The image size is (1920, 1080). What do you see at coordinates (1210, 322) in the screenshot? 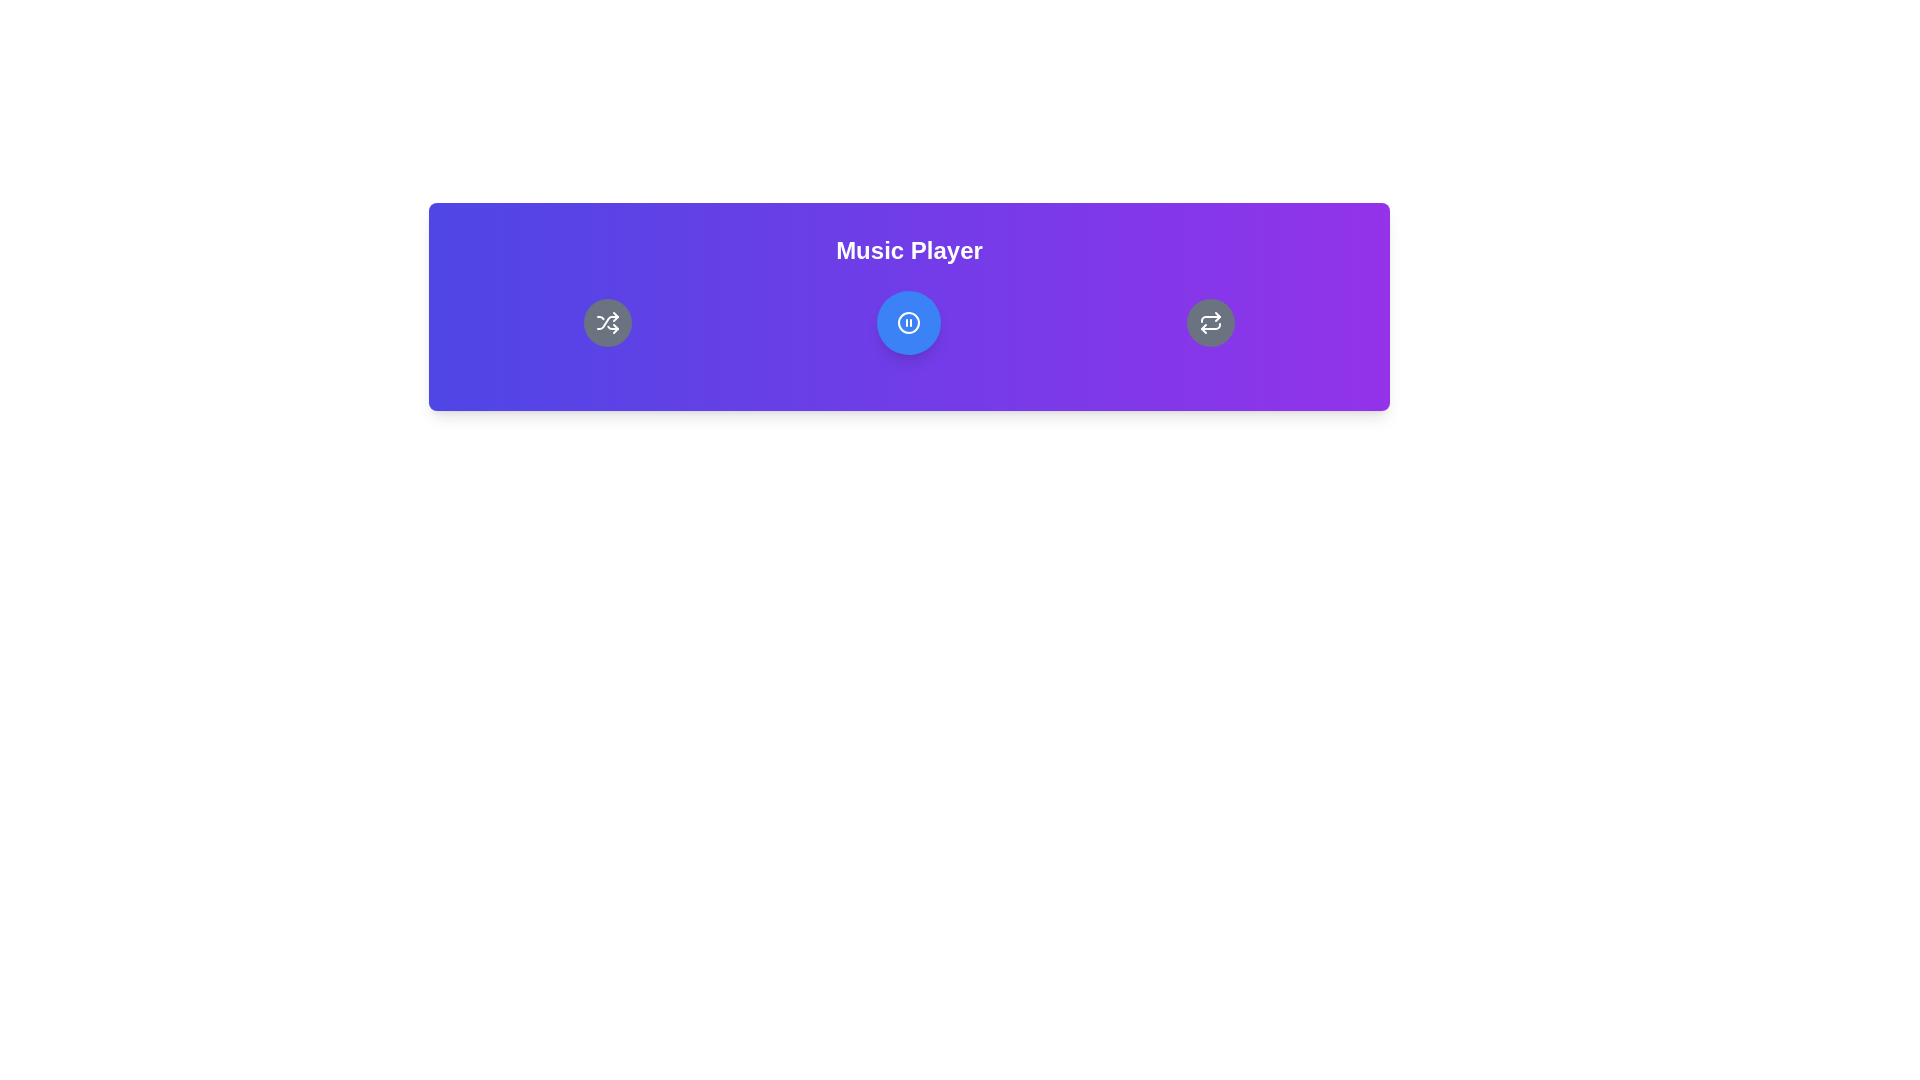
I see `the rightmost button with an icon` at bounding box center [1210, 322].